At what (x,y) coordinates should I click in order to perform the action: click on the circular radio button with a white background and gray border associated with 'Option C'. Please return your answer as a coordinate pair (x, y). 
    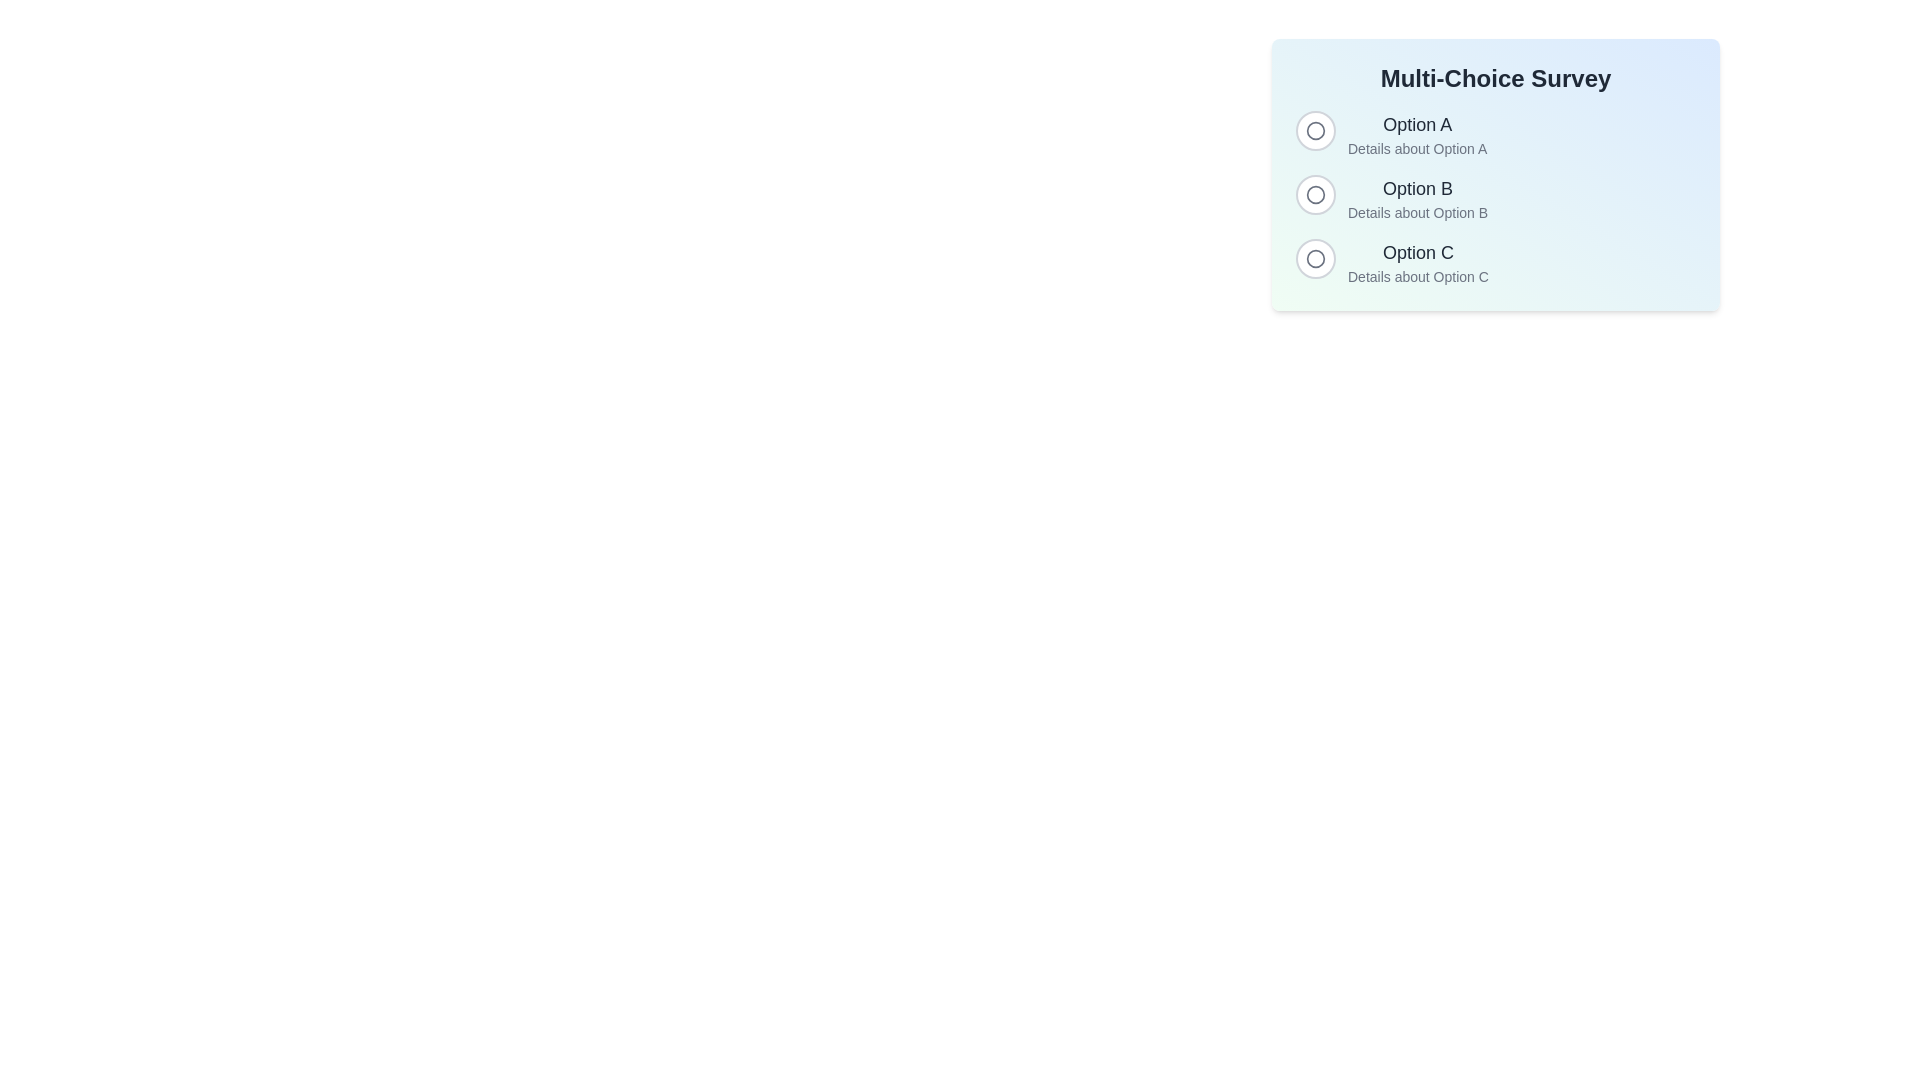
    Looking at the image, I should click on (1315, 257).